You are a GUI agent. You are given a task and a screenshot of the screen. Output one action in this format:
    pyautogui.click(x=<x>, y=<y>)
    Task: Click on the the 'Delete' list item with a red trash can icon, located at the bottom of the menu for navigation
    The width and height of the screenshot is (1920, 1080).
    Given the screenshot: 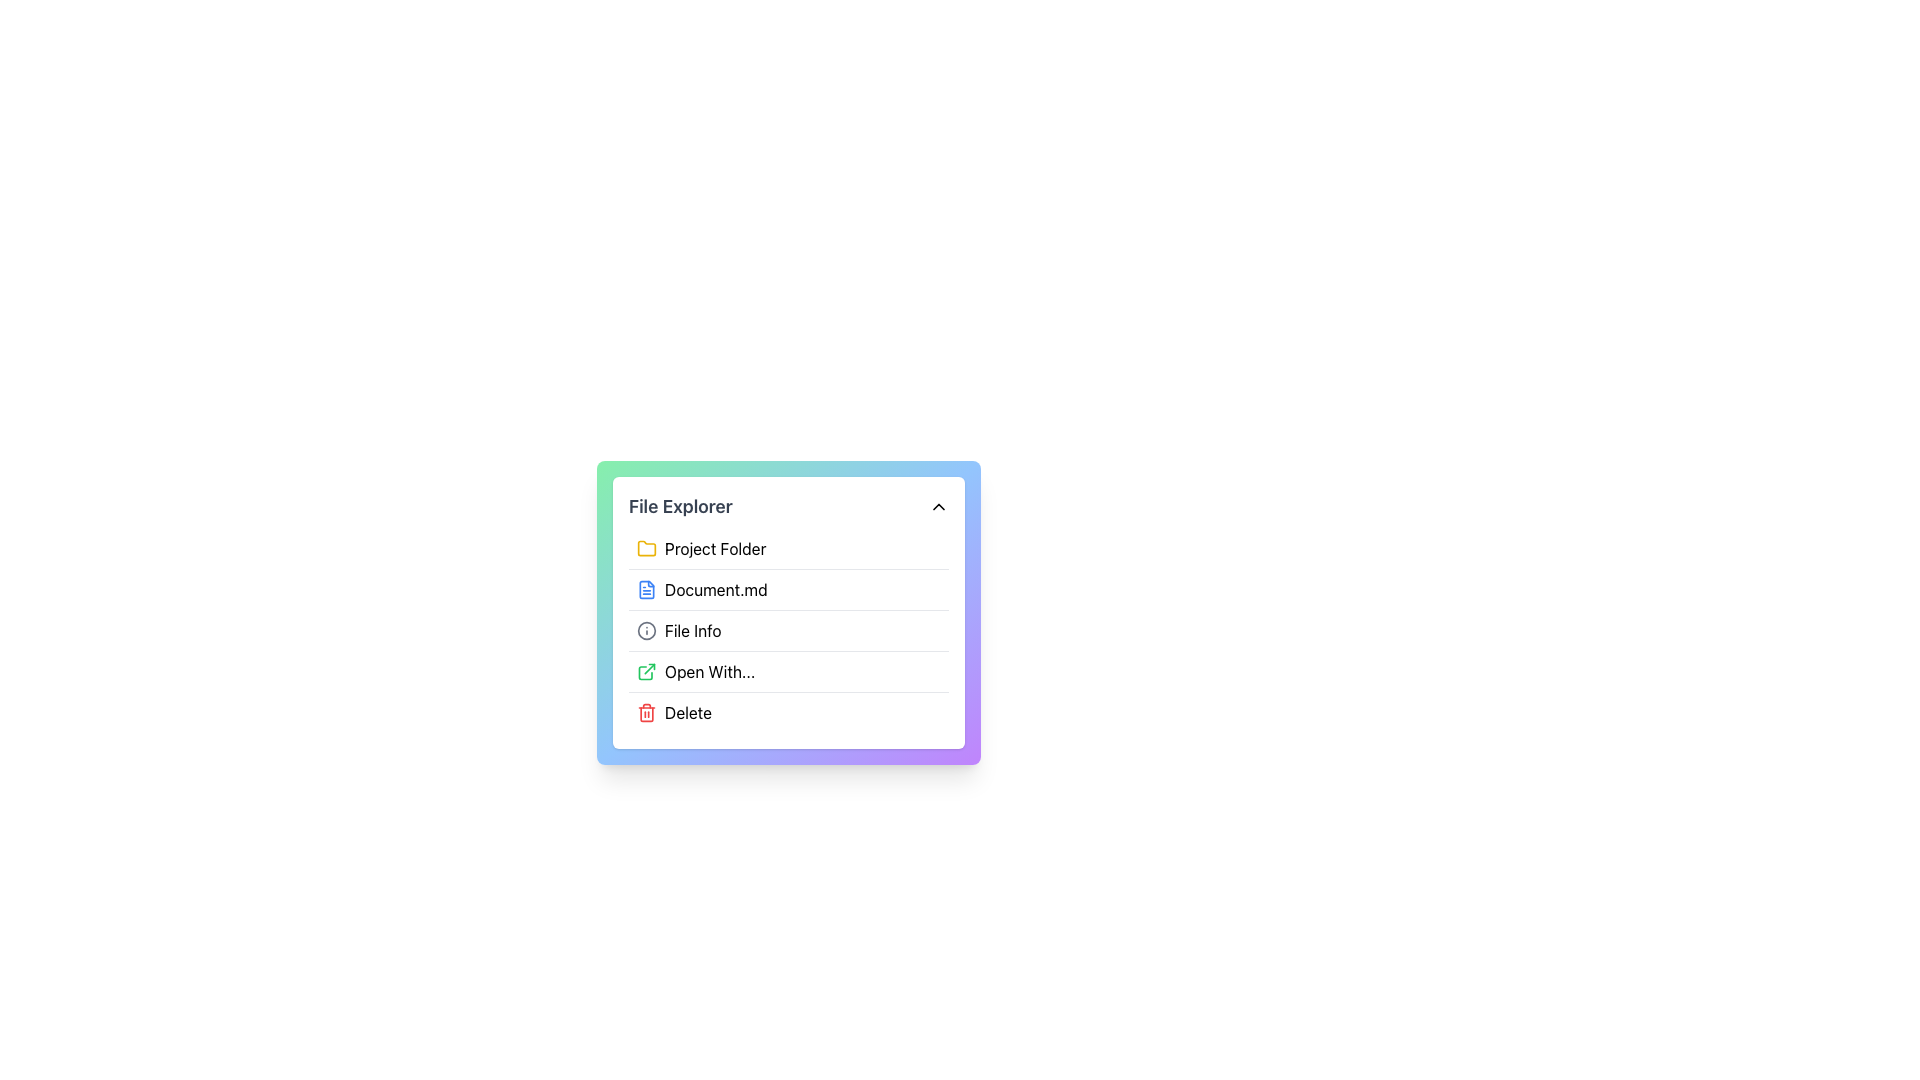 What is the action you would take?
    pyautogui.click(x=787, y=711)
    